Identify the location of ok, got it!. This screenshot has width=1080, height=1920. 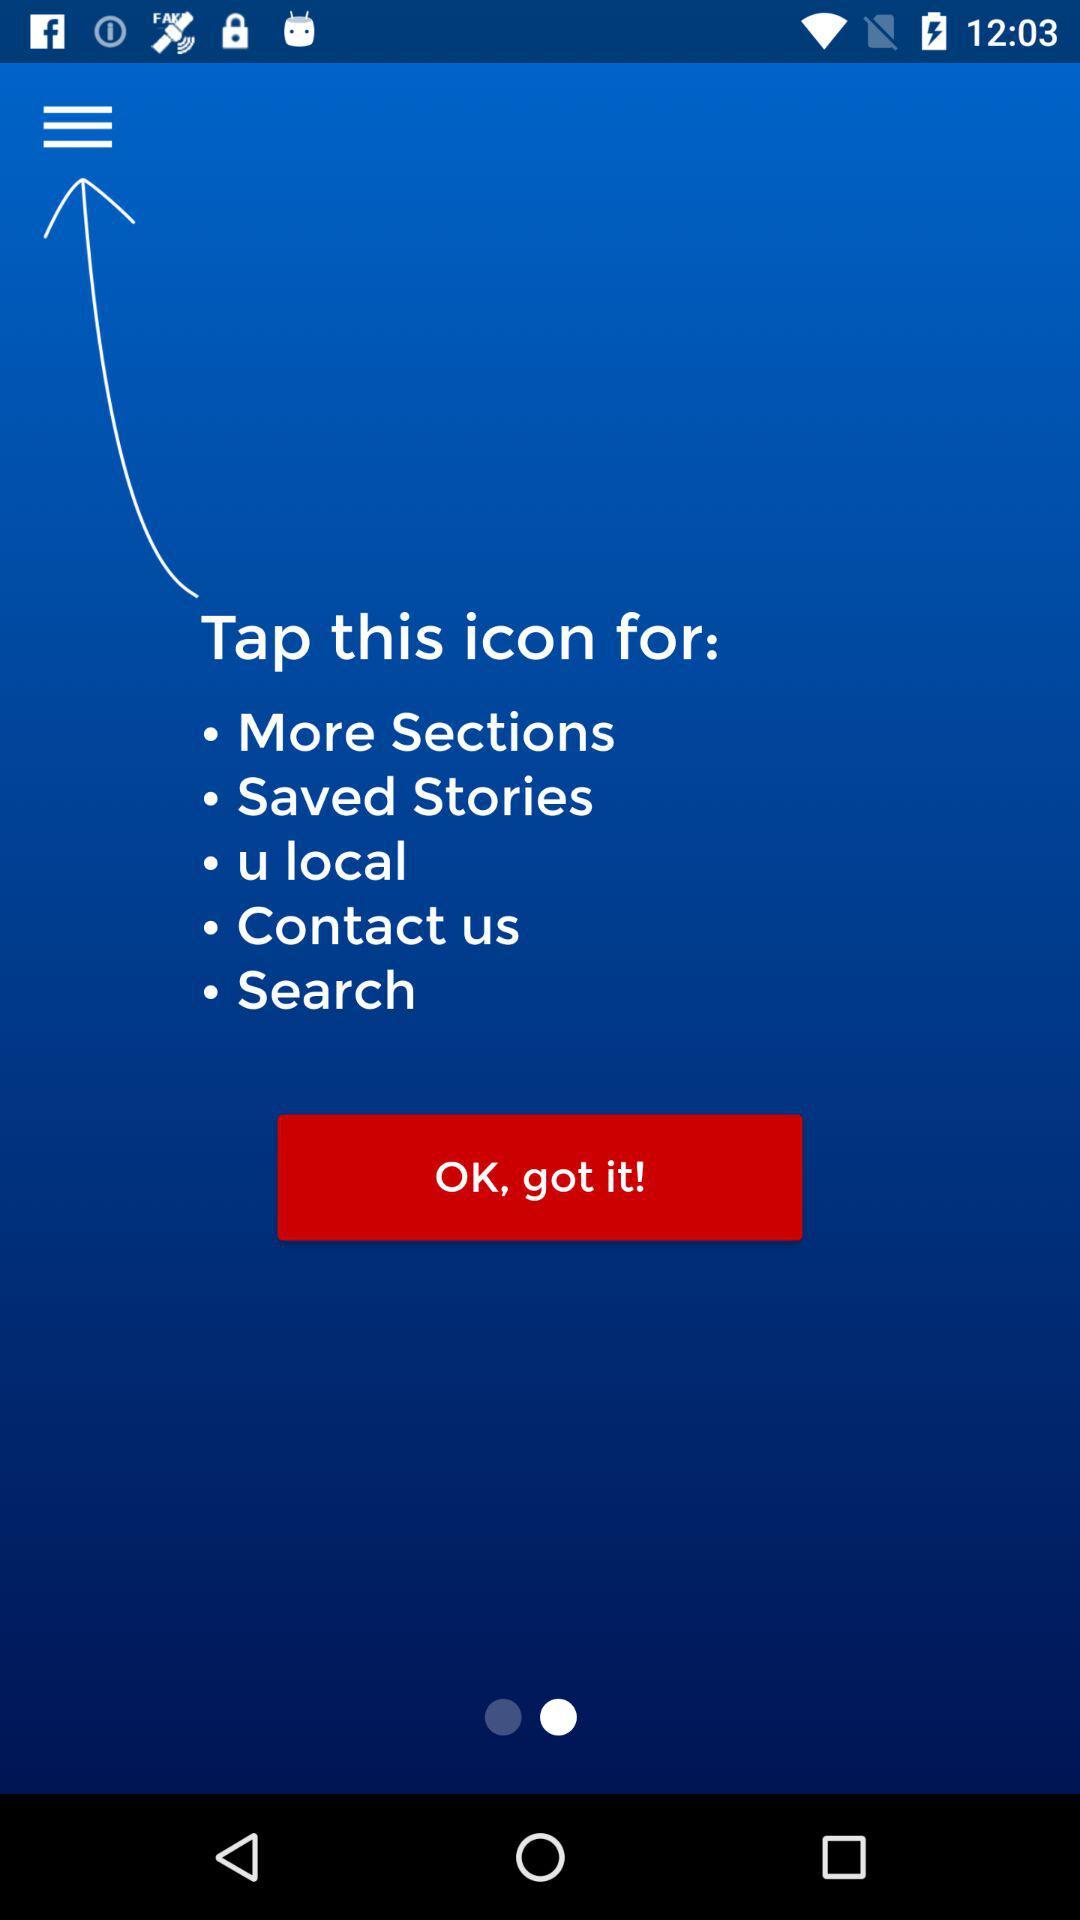
(540, 1177).